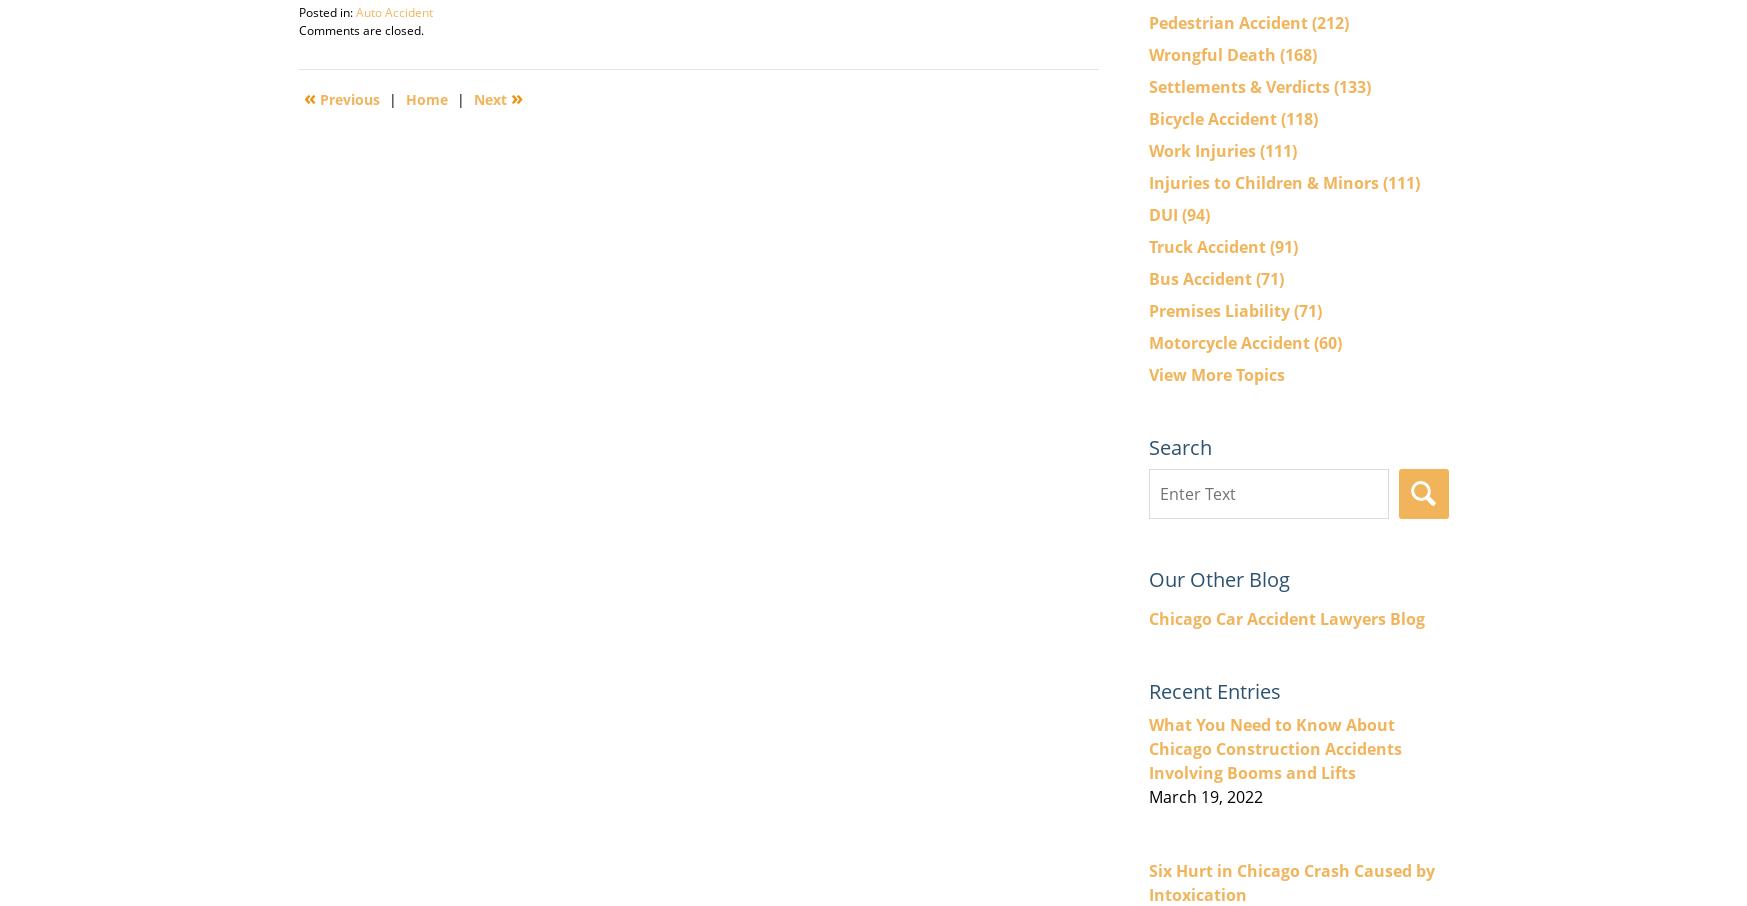 The height and width of the screenshot is (906, 1747). Describe the element at coordinates (392, 11) in the screenshot. I see `'Auto Accident'` at that location.